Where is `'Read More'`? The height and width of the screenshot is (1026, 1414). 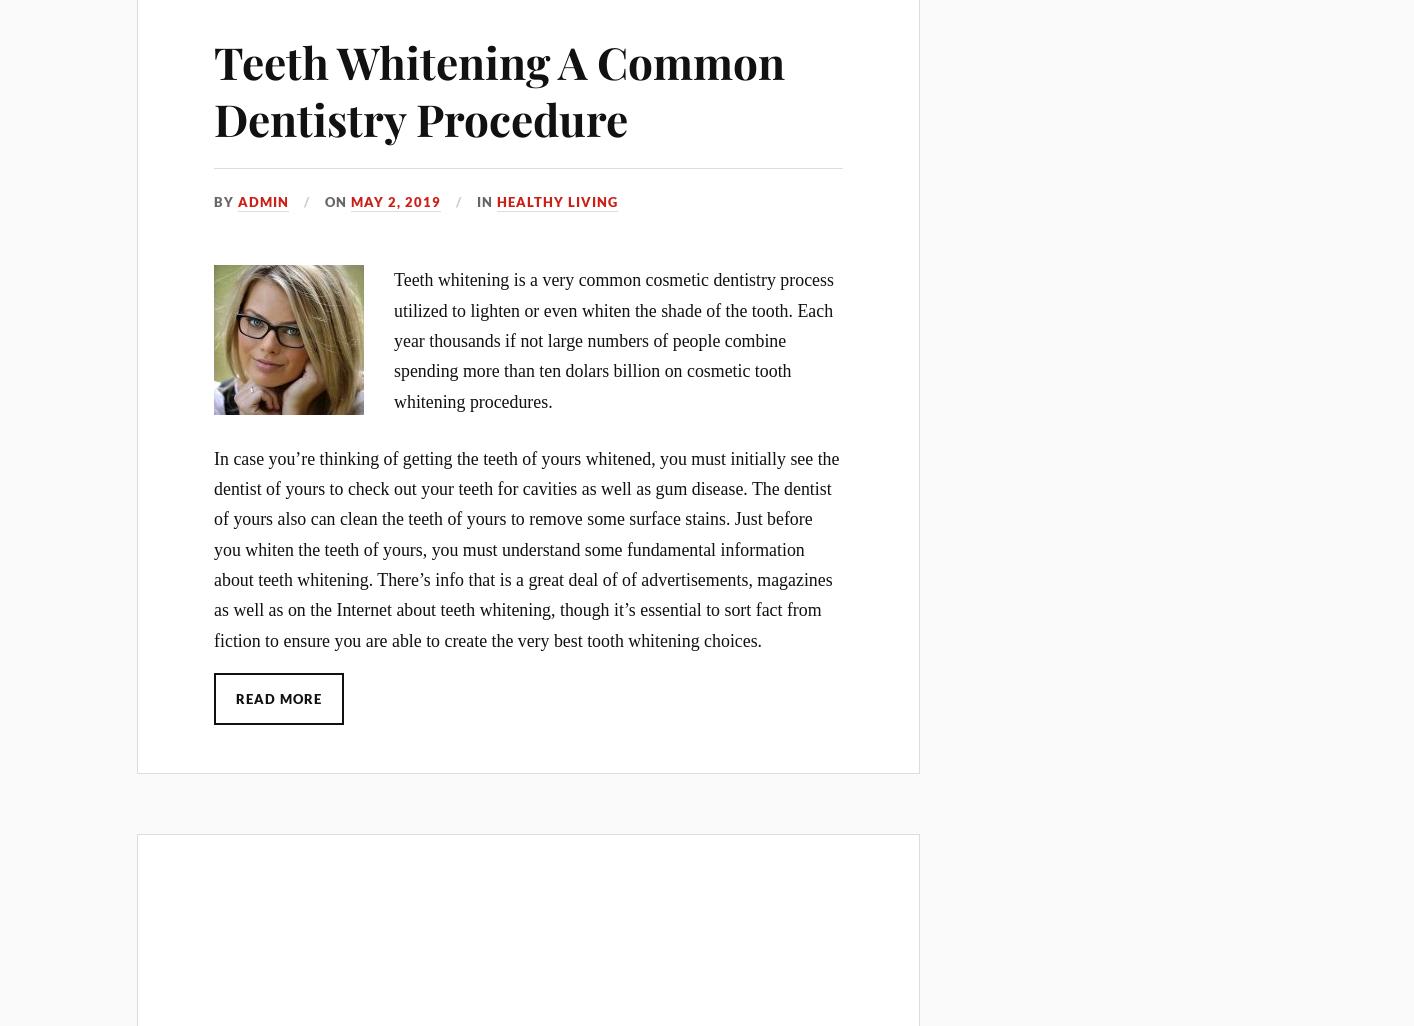 'Read More' is located at coordinates (278, 696).